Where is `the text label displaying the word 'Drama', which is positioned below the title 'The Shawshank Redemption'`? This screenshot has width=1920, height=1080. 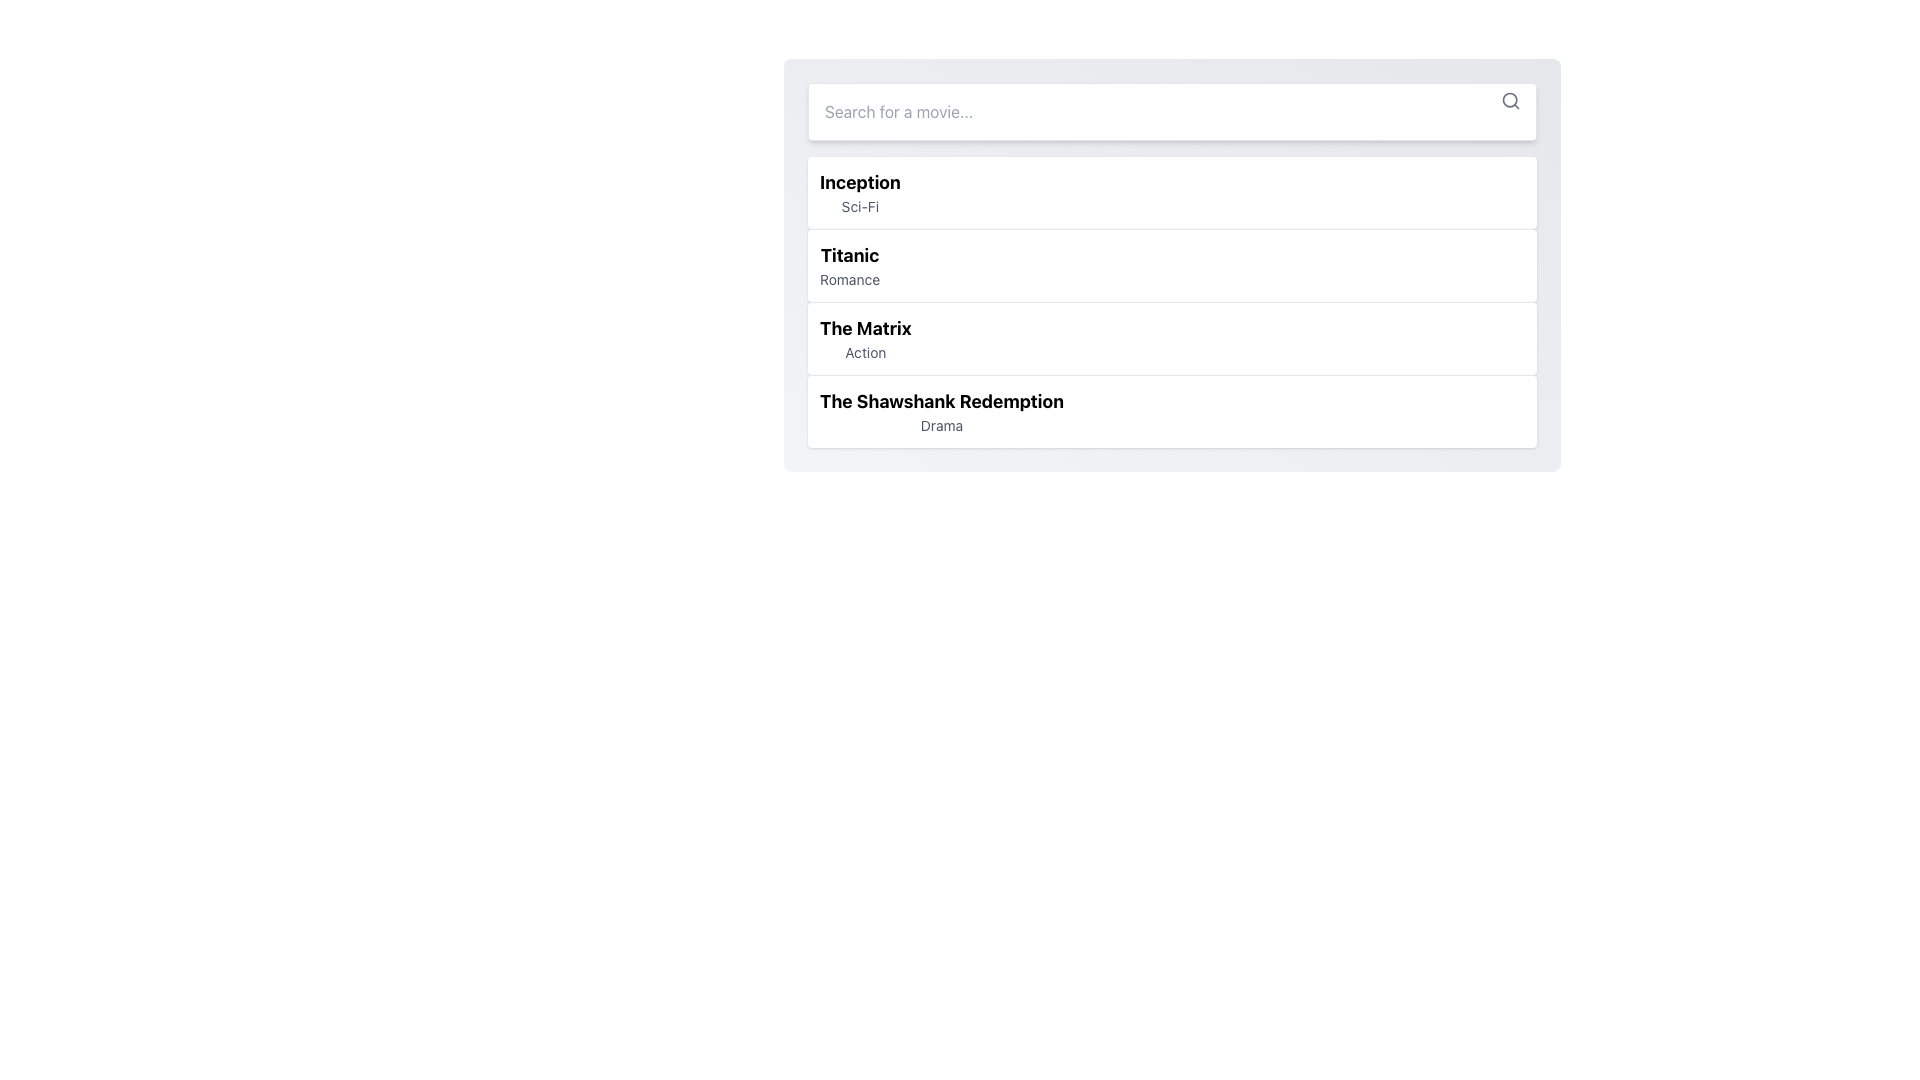 the text label displaying the word 'Drama', which is positioned below the title 'The Shawshank Redemption' is located at coordinates (940, 424).